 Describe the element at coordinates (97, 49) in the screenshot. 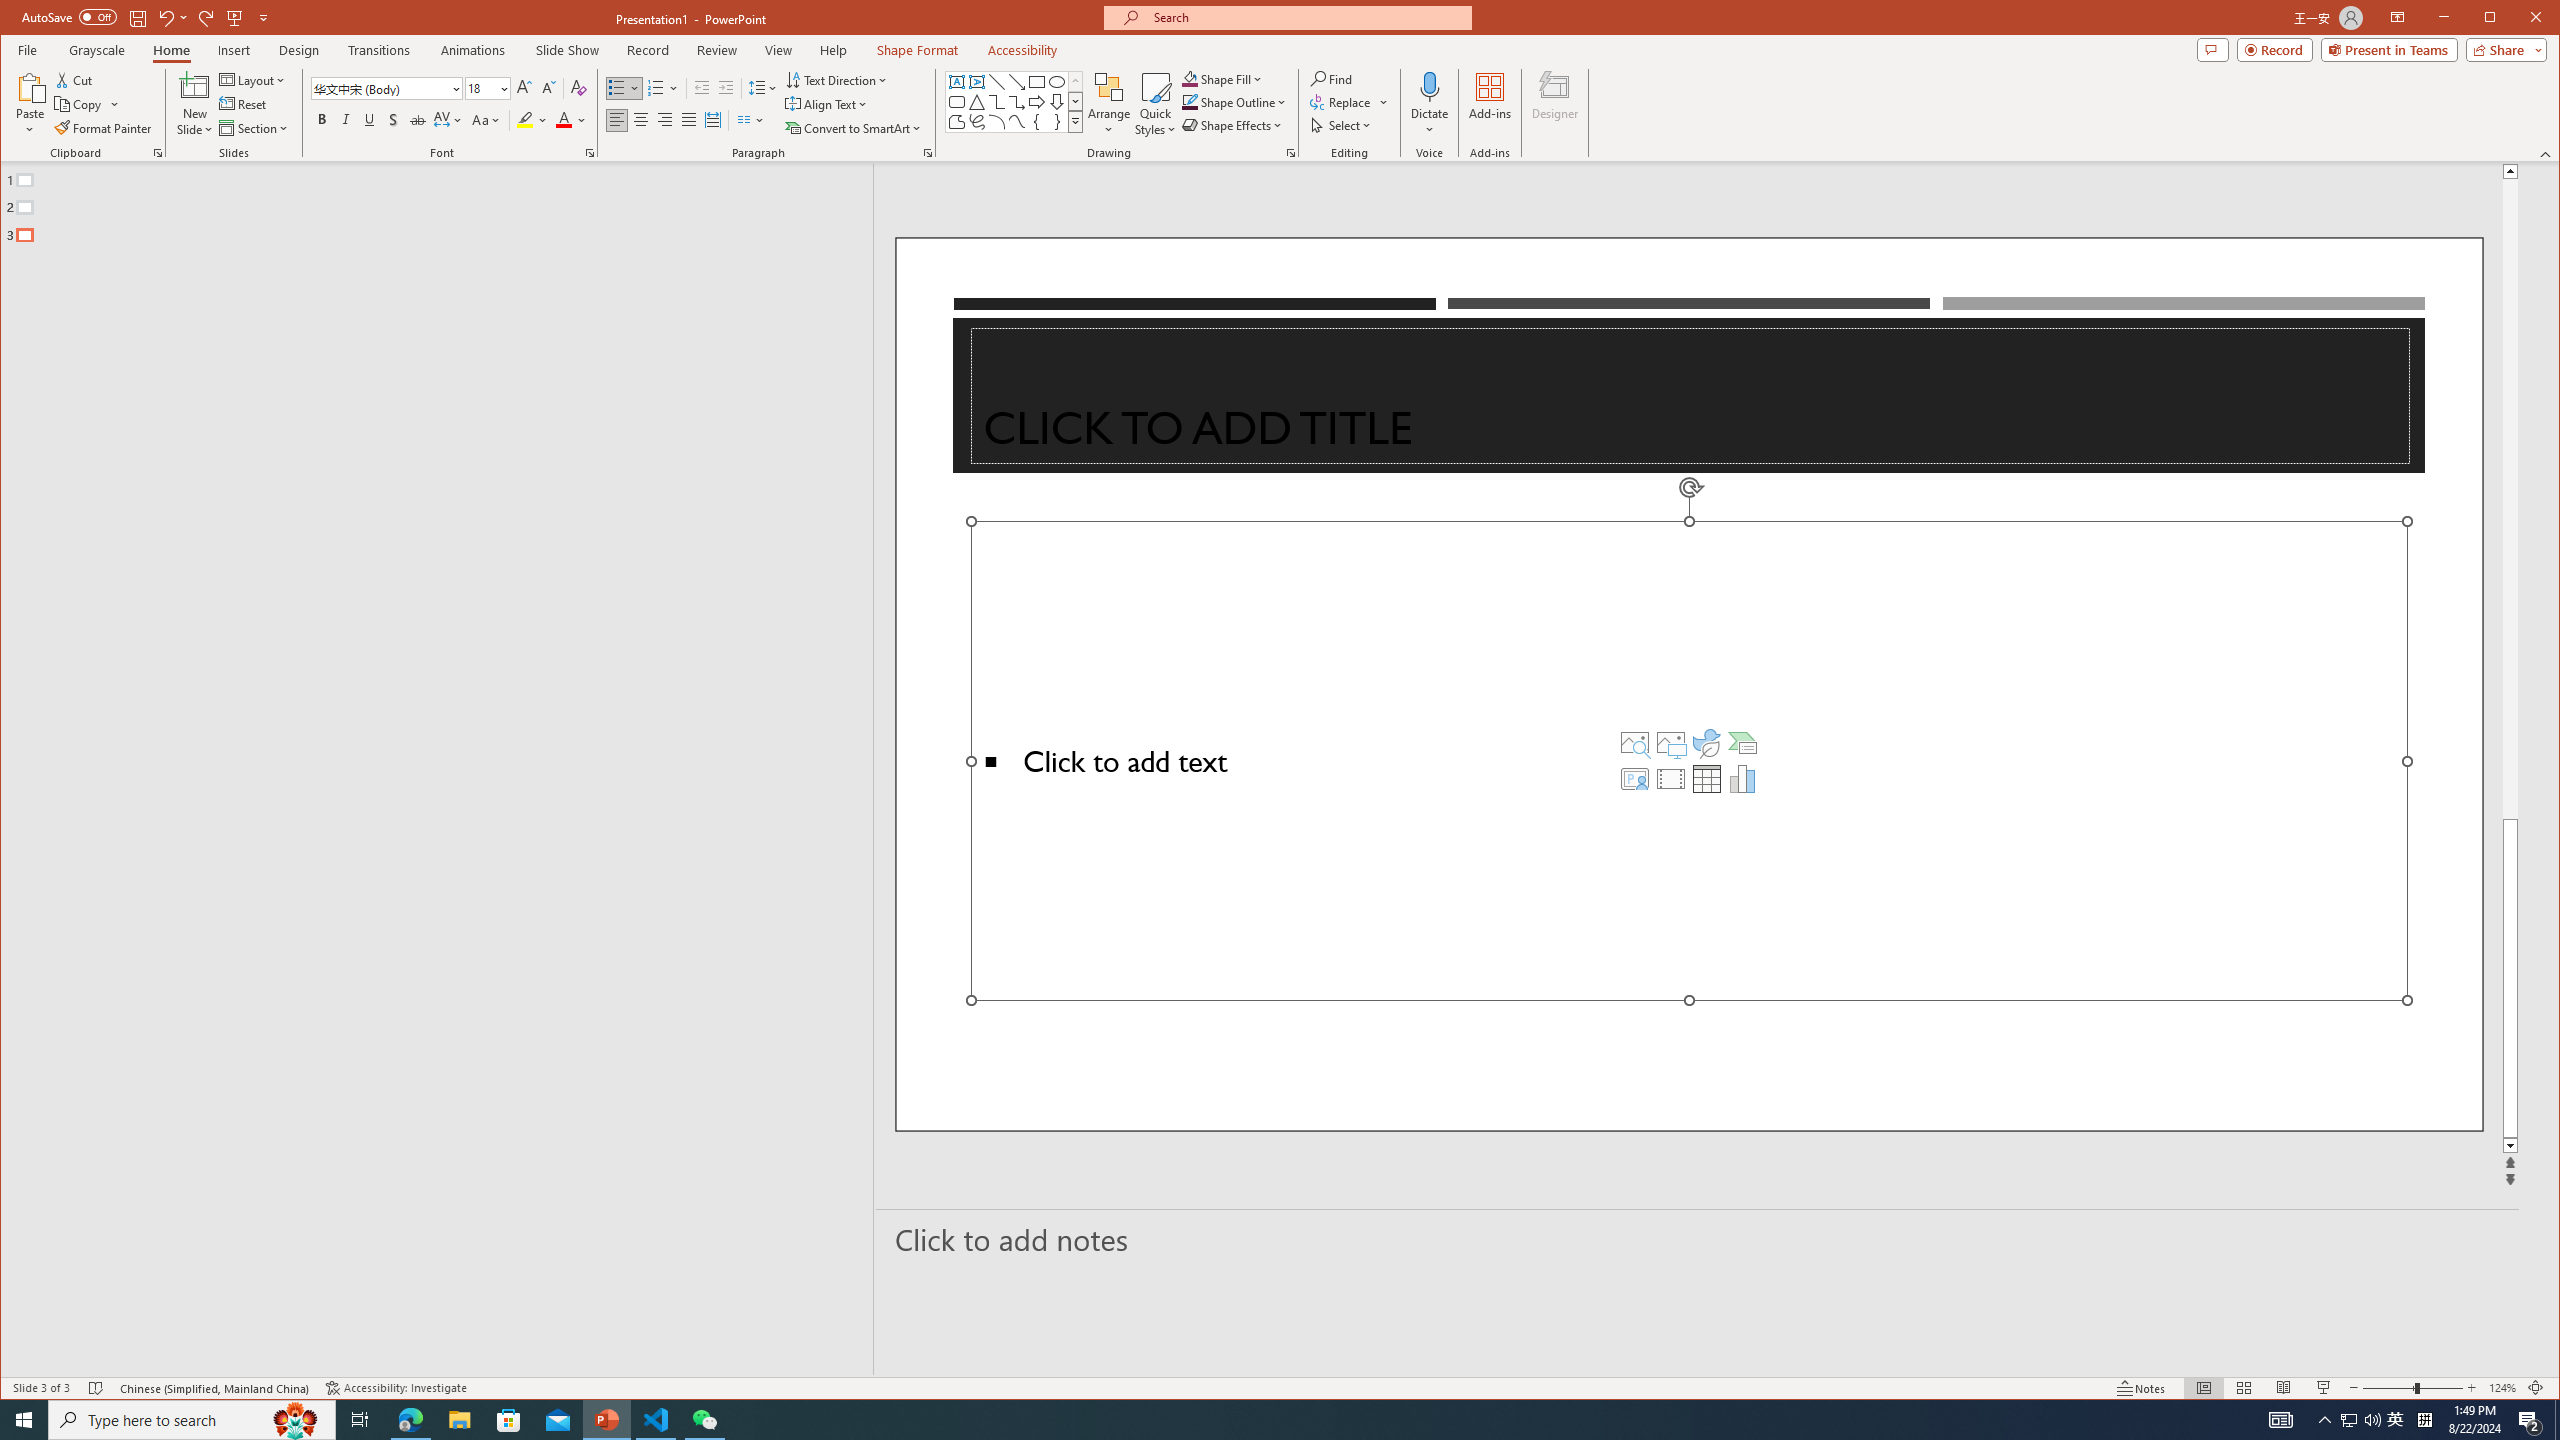

I see `'Grayscale'` at that location.